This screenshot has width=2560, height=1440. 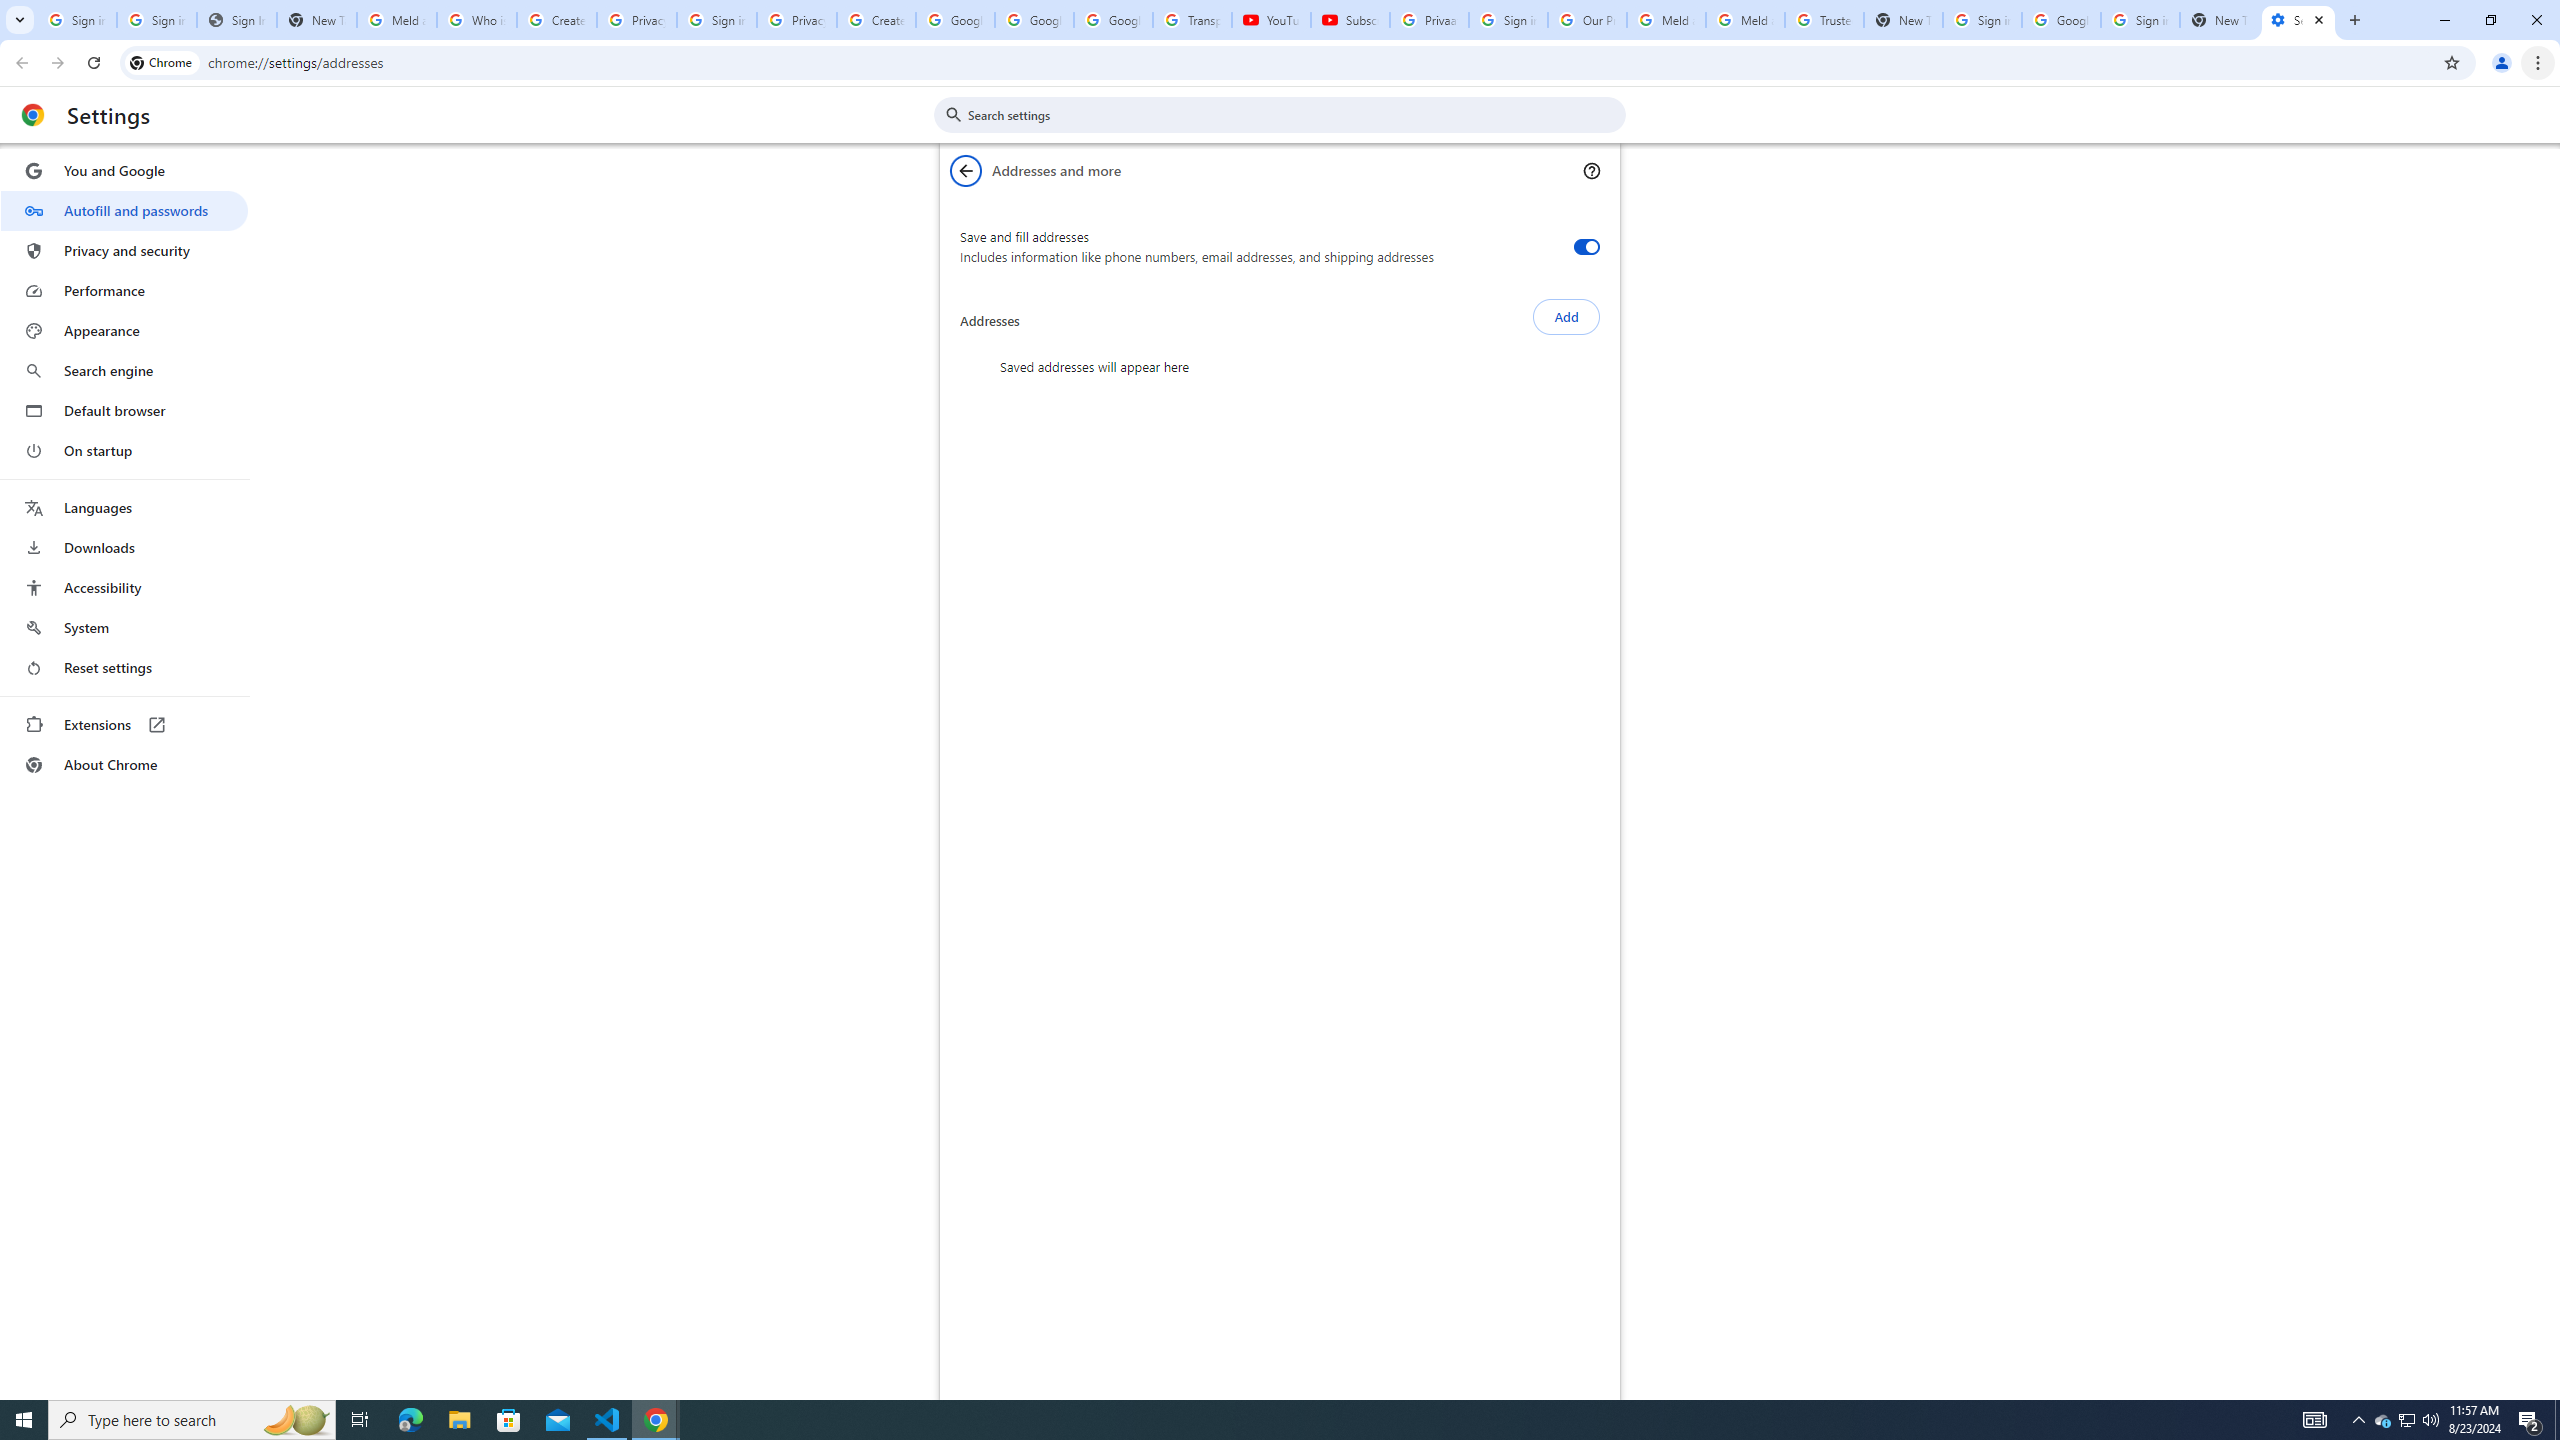 What do you see at coordinates (123, 330) in the screenshot?
I see `'Appearance'` at bounding box center [123, 330].